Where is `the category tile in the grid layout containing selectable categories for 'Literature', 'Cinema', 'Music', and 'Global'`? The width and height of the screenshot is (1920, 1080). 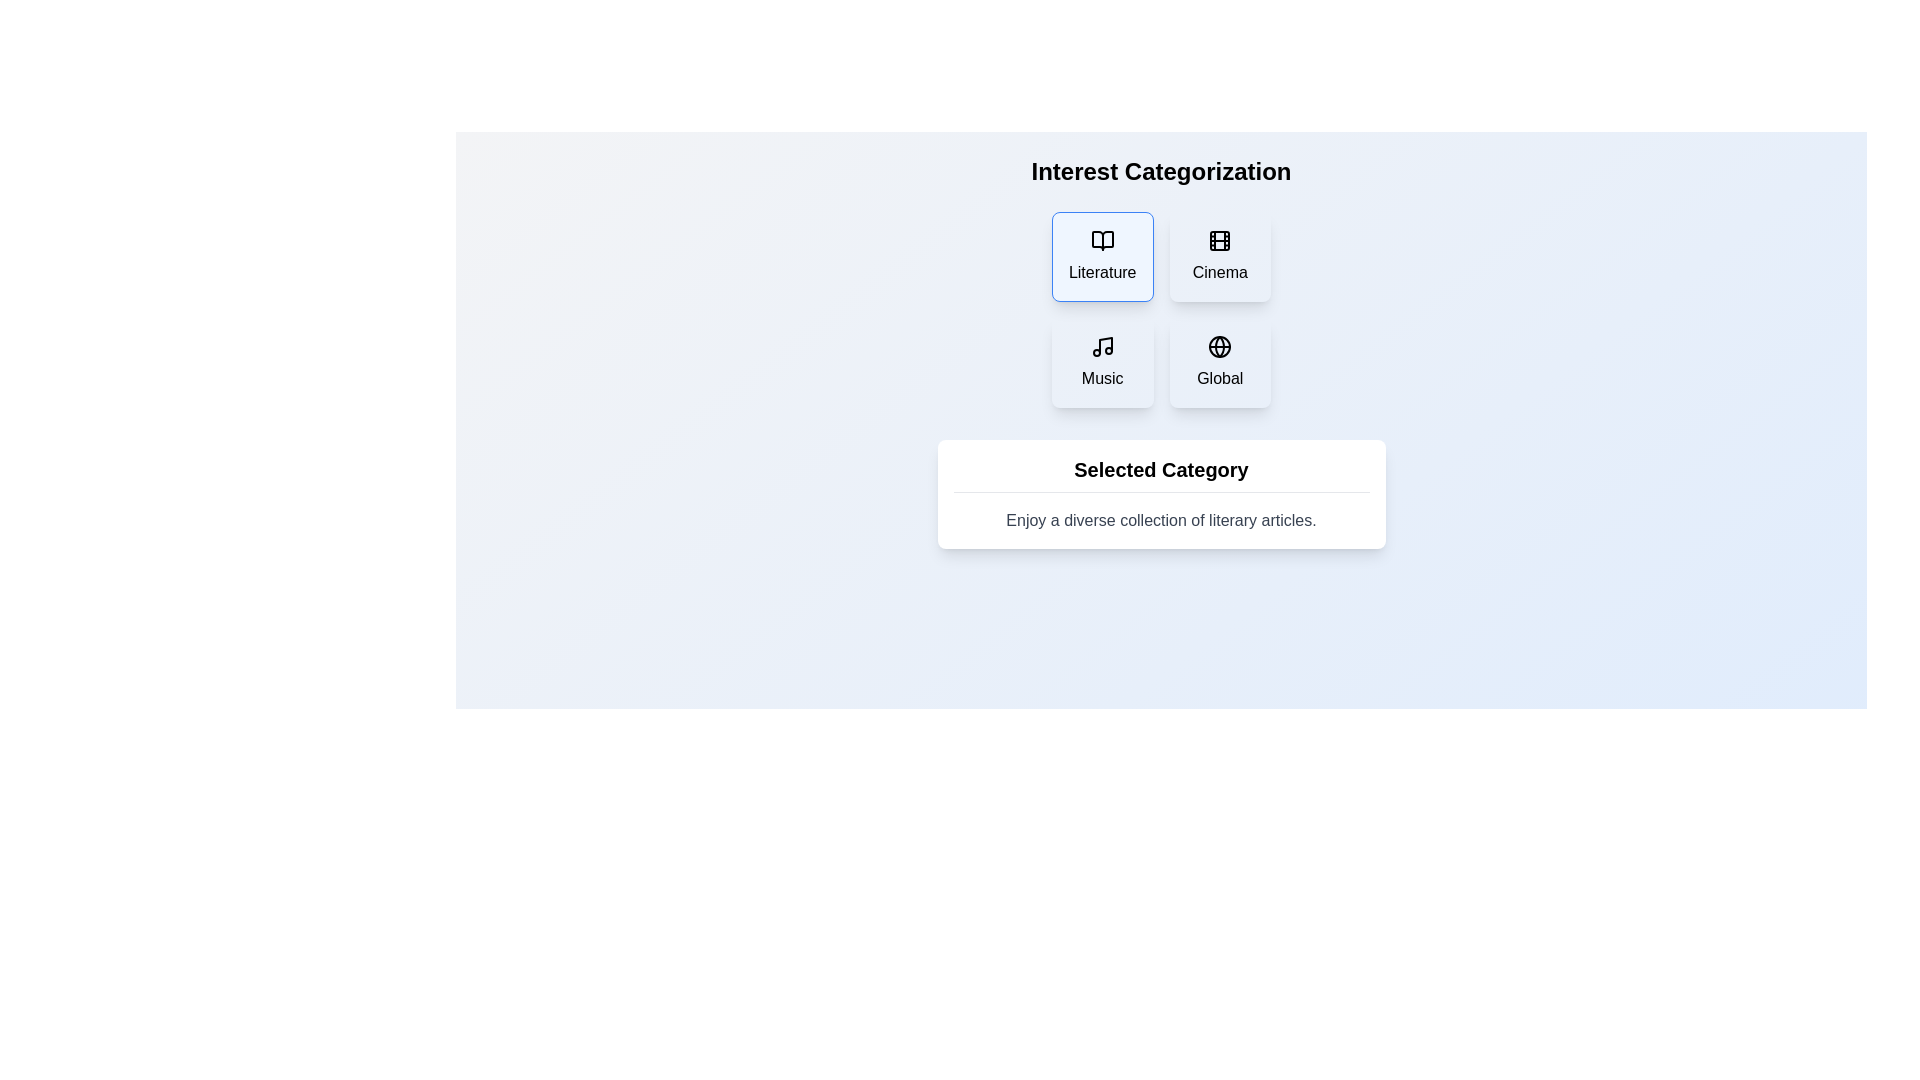 the category tile in the grid layout containing selectable categories for 'Literature', 'Cinema', 'Music', and 'Global' is located at coordinates (1161, 309).